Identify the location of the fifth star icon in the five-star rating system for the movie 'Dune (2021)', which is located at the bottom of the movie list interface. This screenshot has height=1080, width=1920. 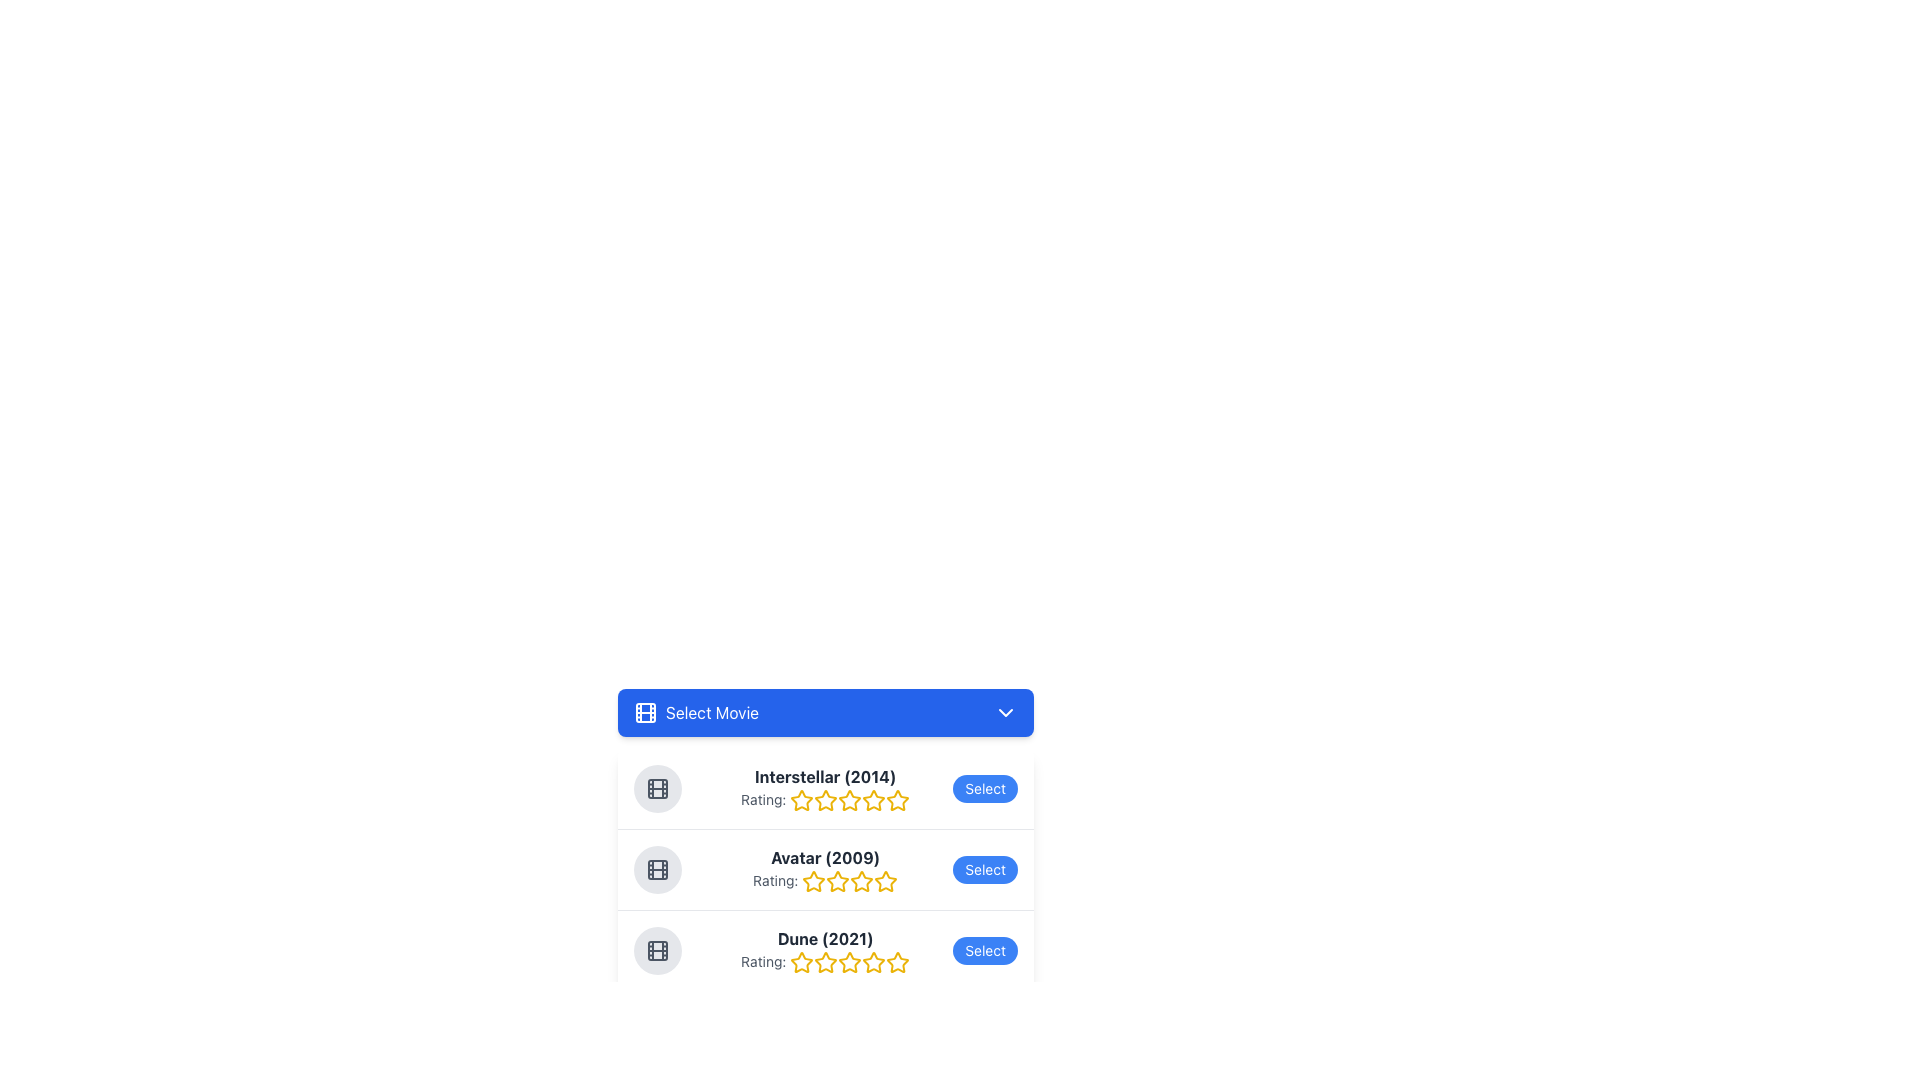
(850, 962).